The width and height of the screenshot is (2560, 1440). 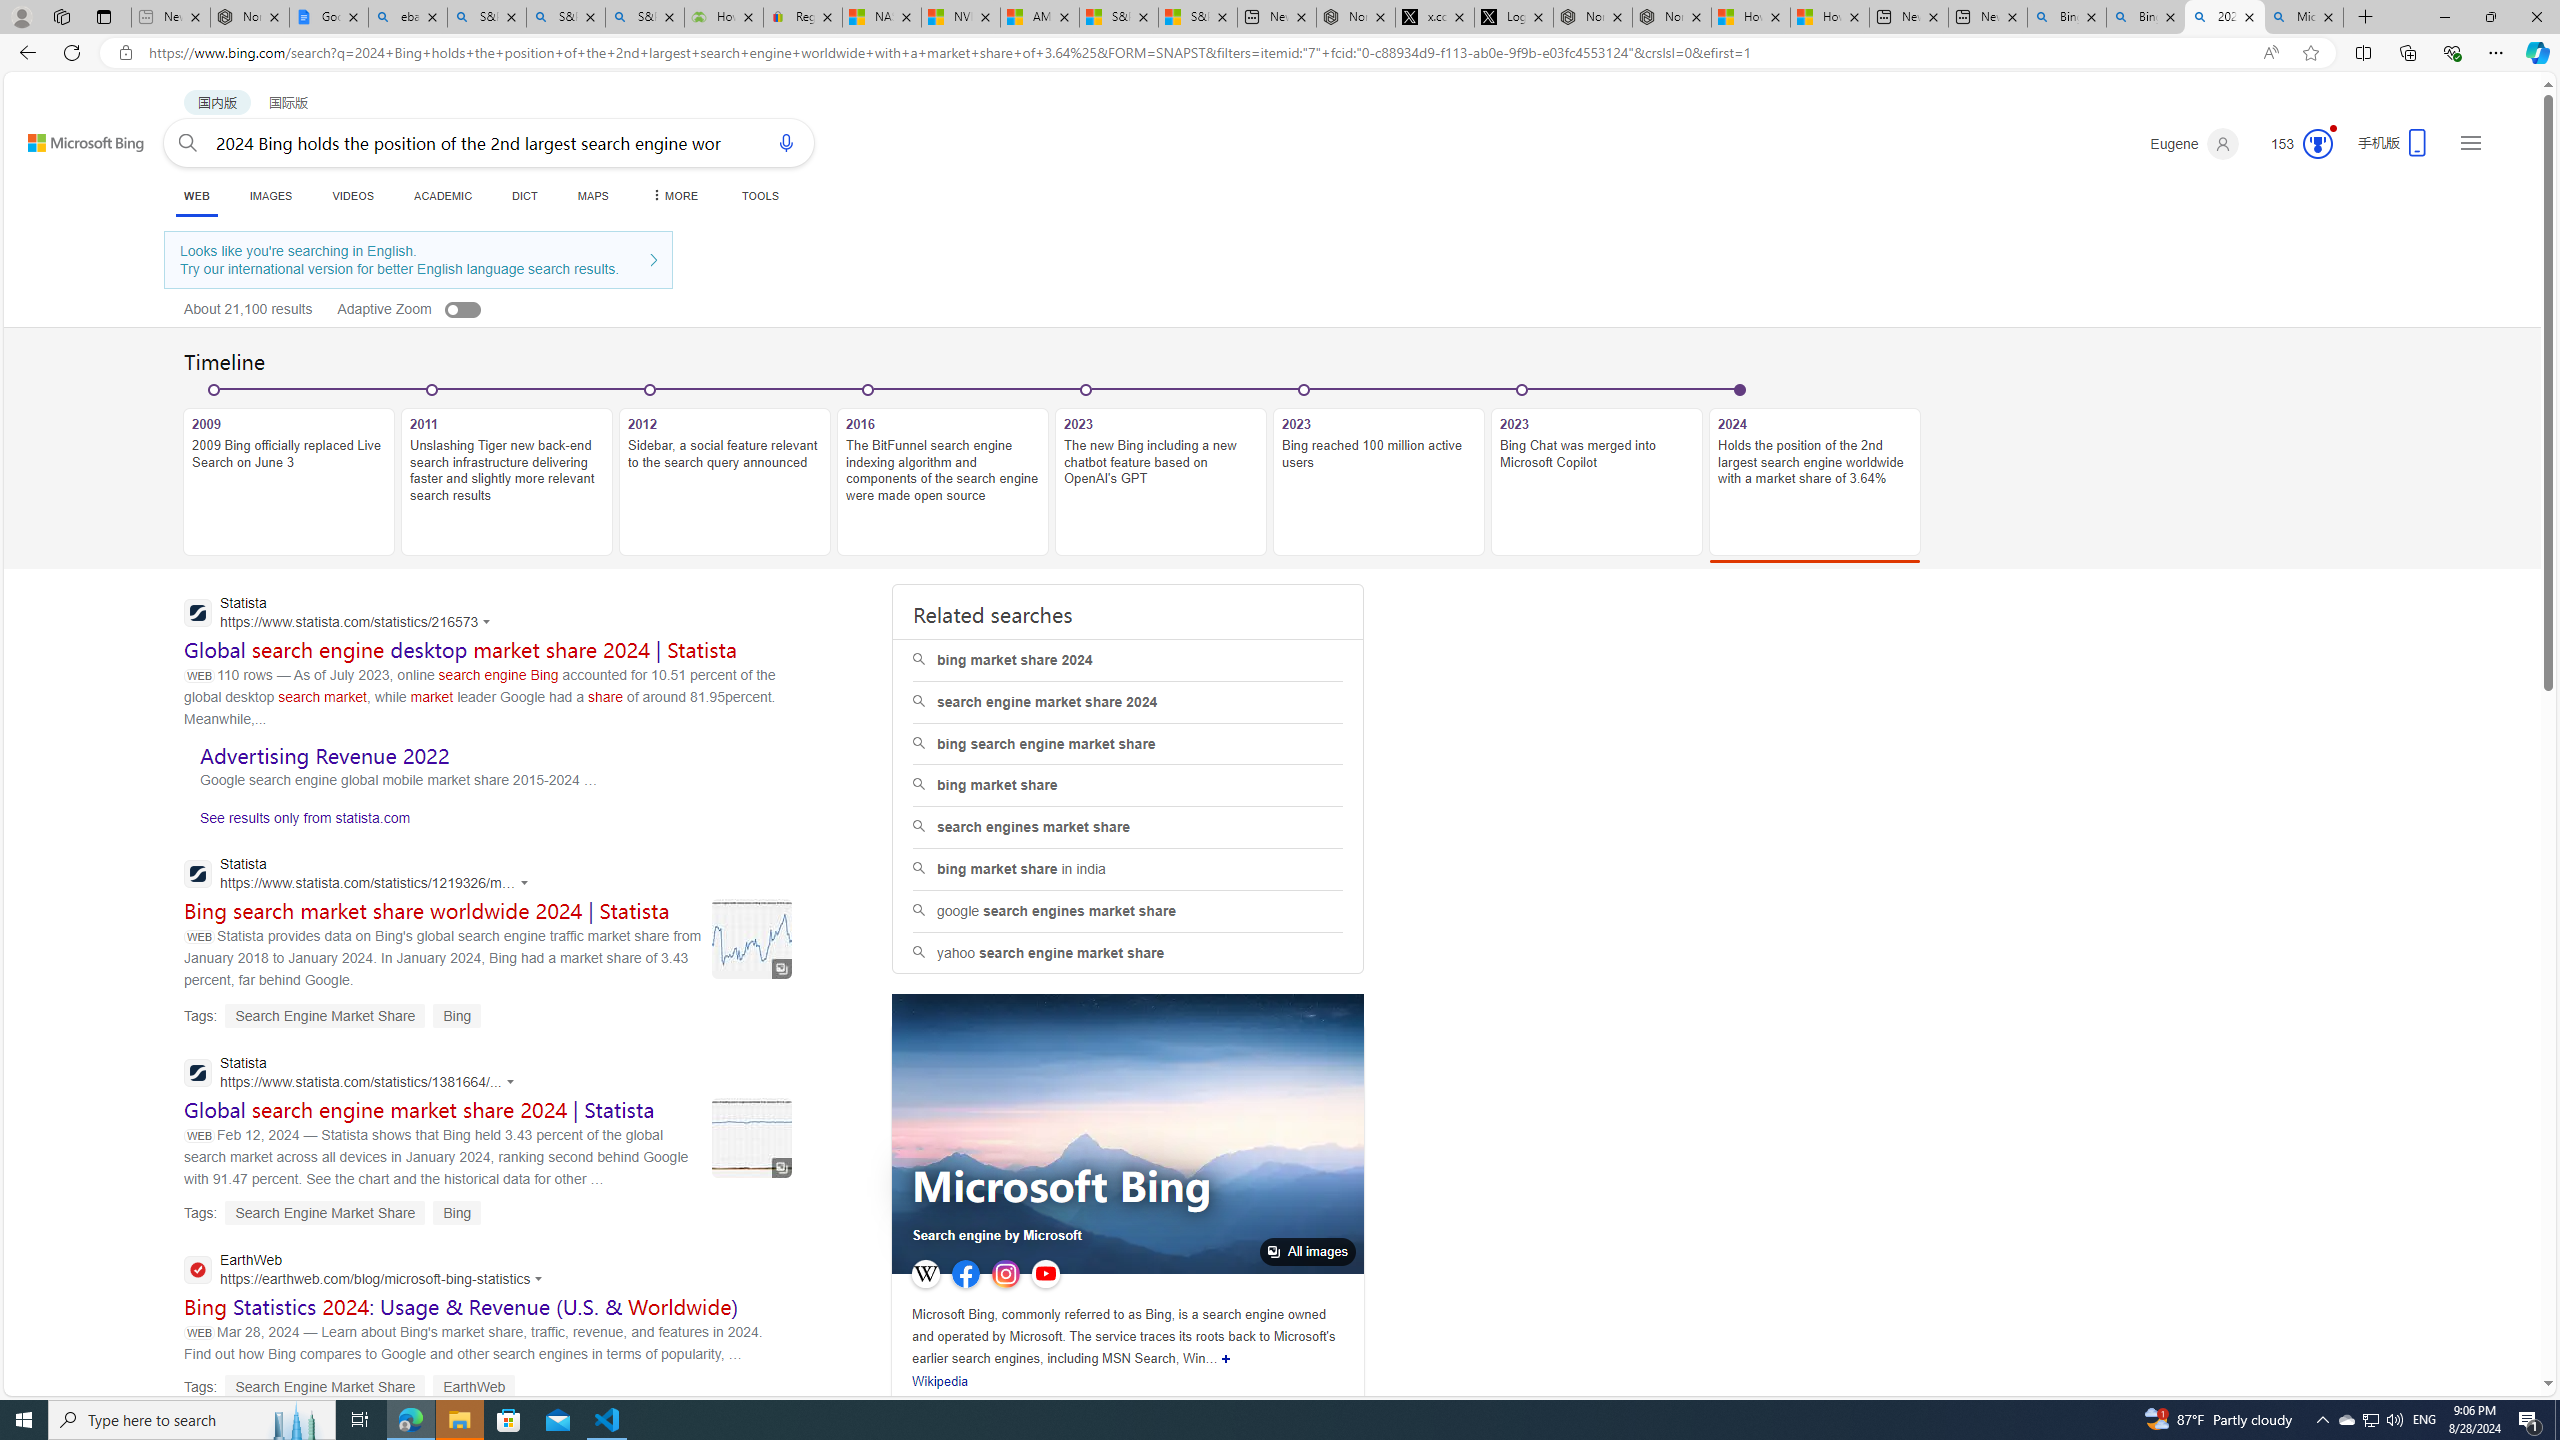 I want to click on 'YouTube', so click(x=1044, y=1274).